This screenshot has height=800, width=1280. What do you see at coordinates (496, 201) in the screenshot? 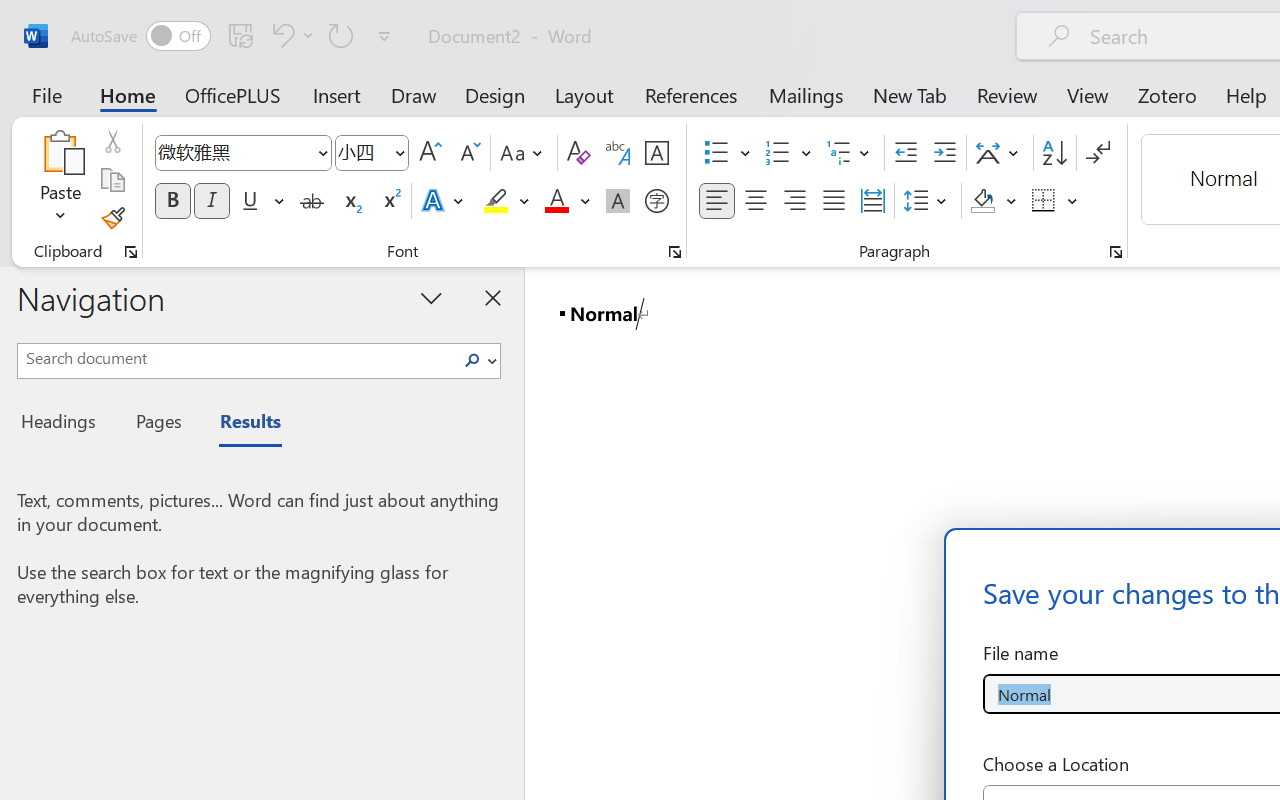
I see `'Text Highlight Color Yellow'` at bounding box center [496, 201].